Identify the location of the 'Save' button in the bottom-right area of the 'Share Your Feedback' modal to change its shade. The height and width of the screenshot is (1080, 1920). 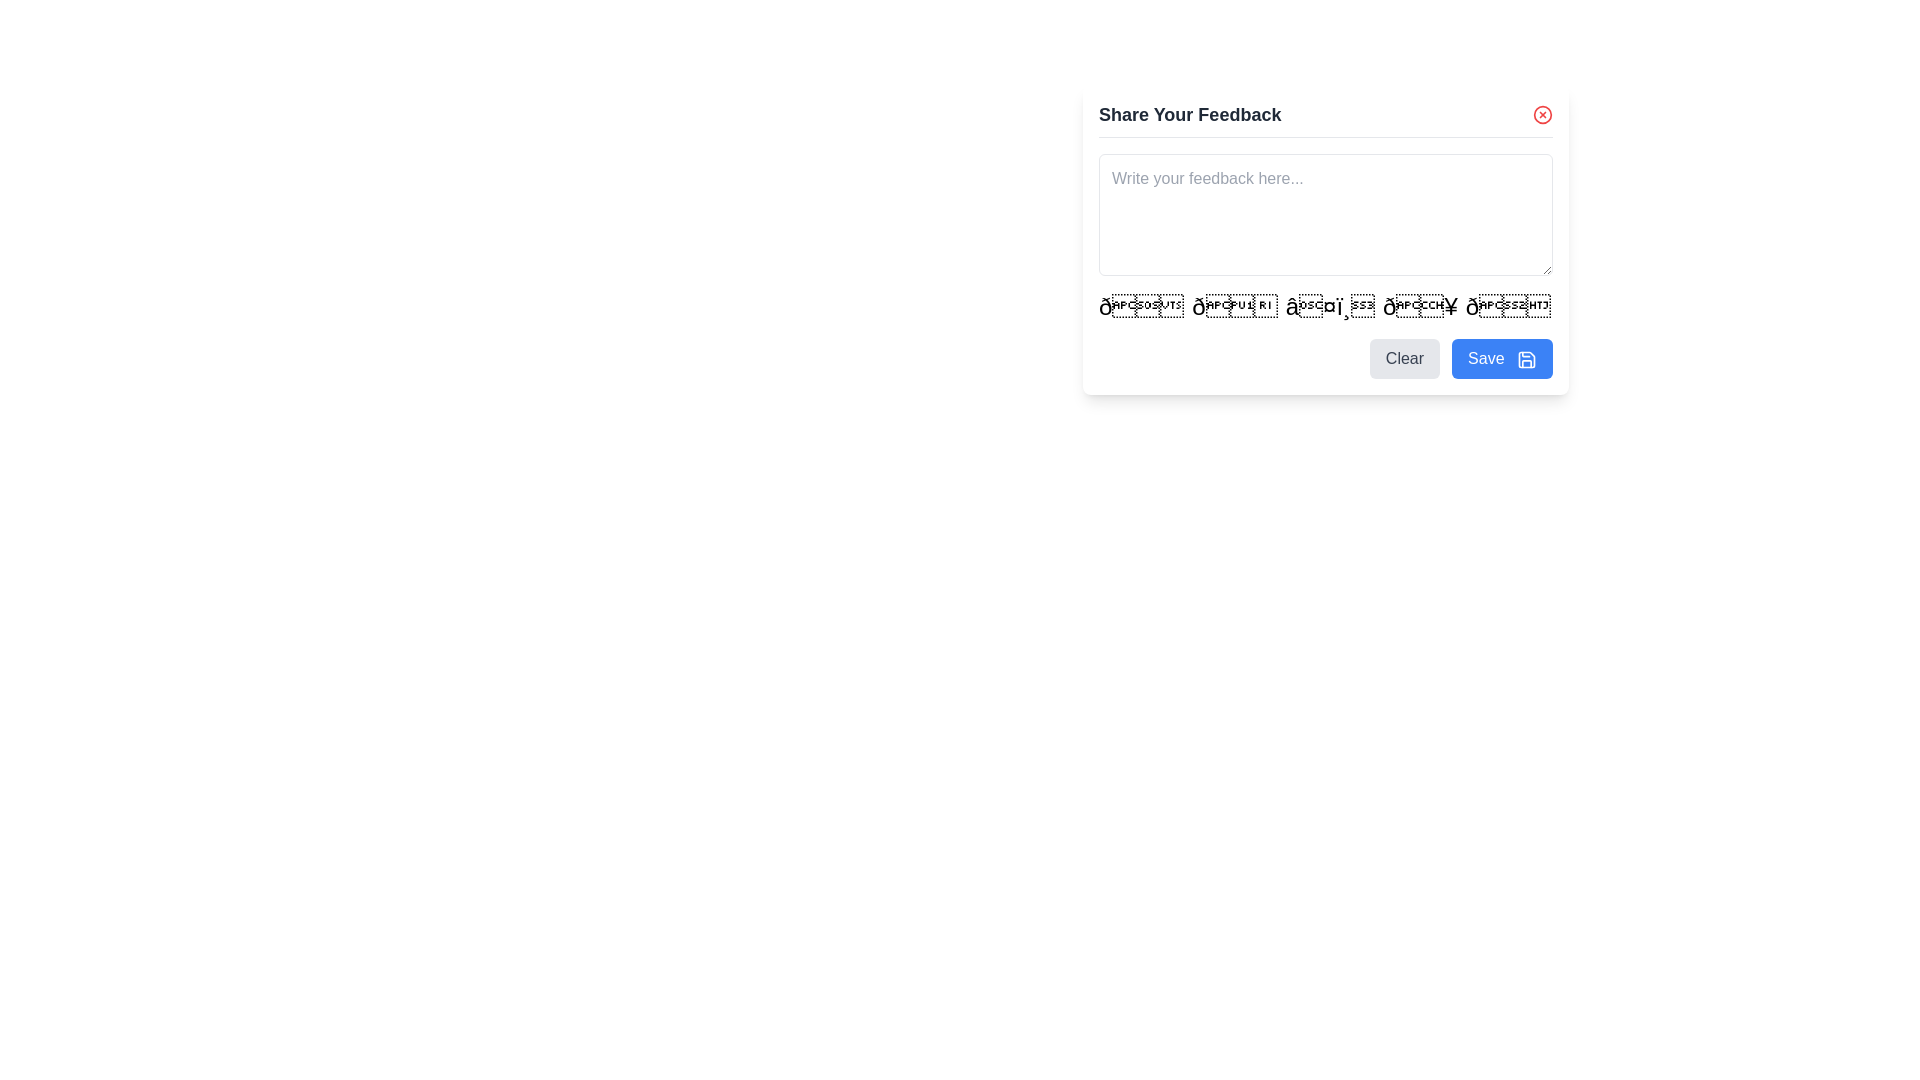
(1502, 357).